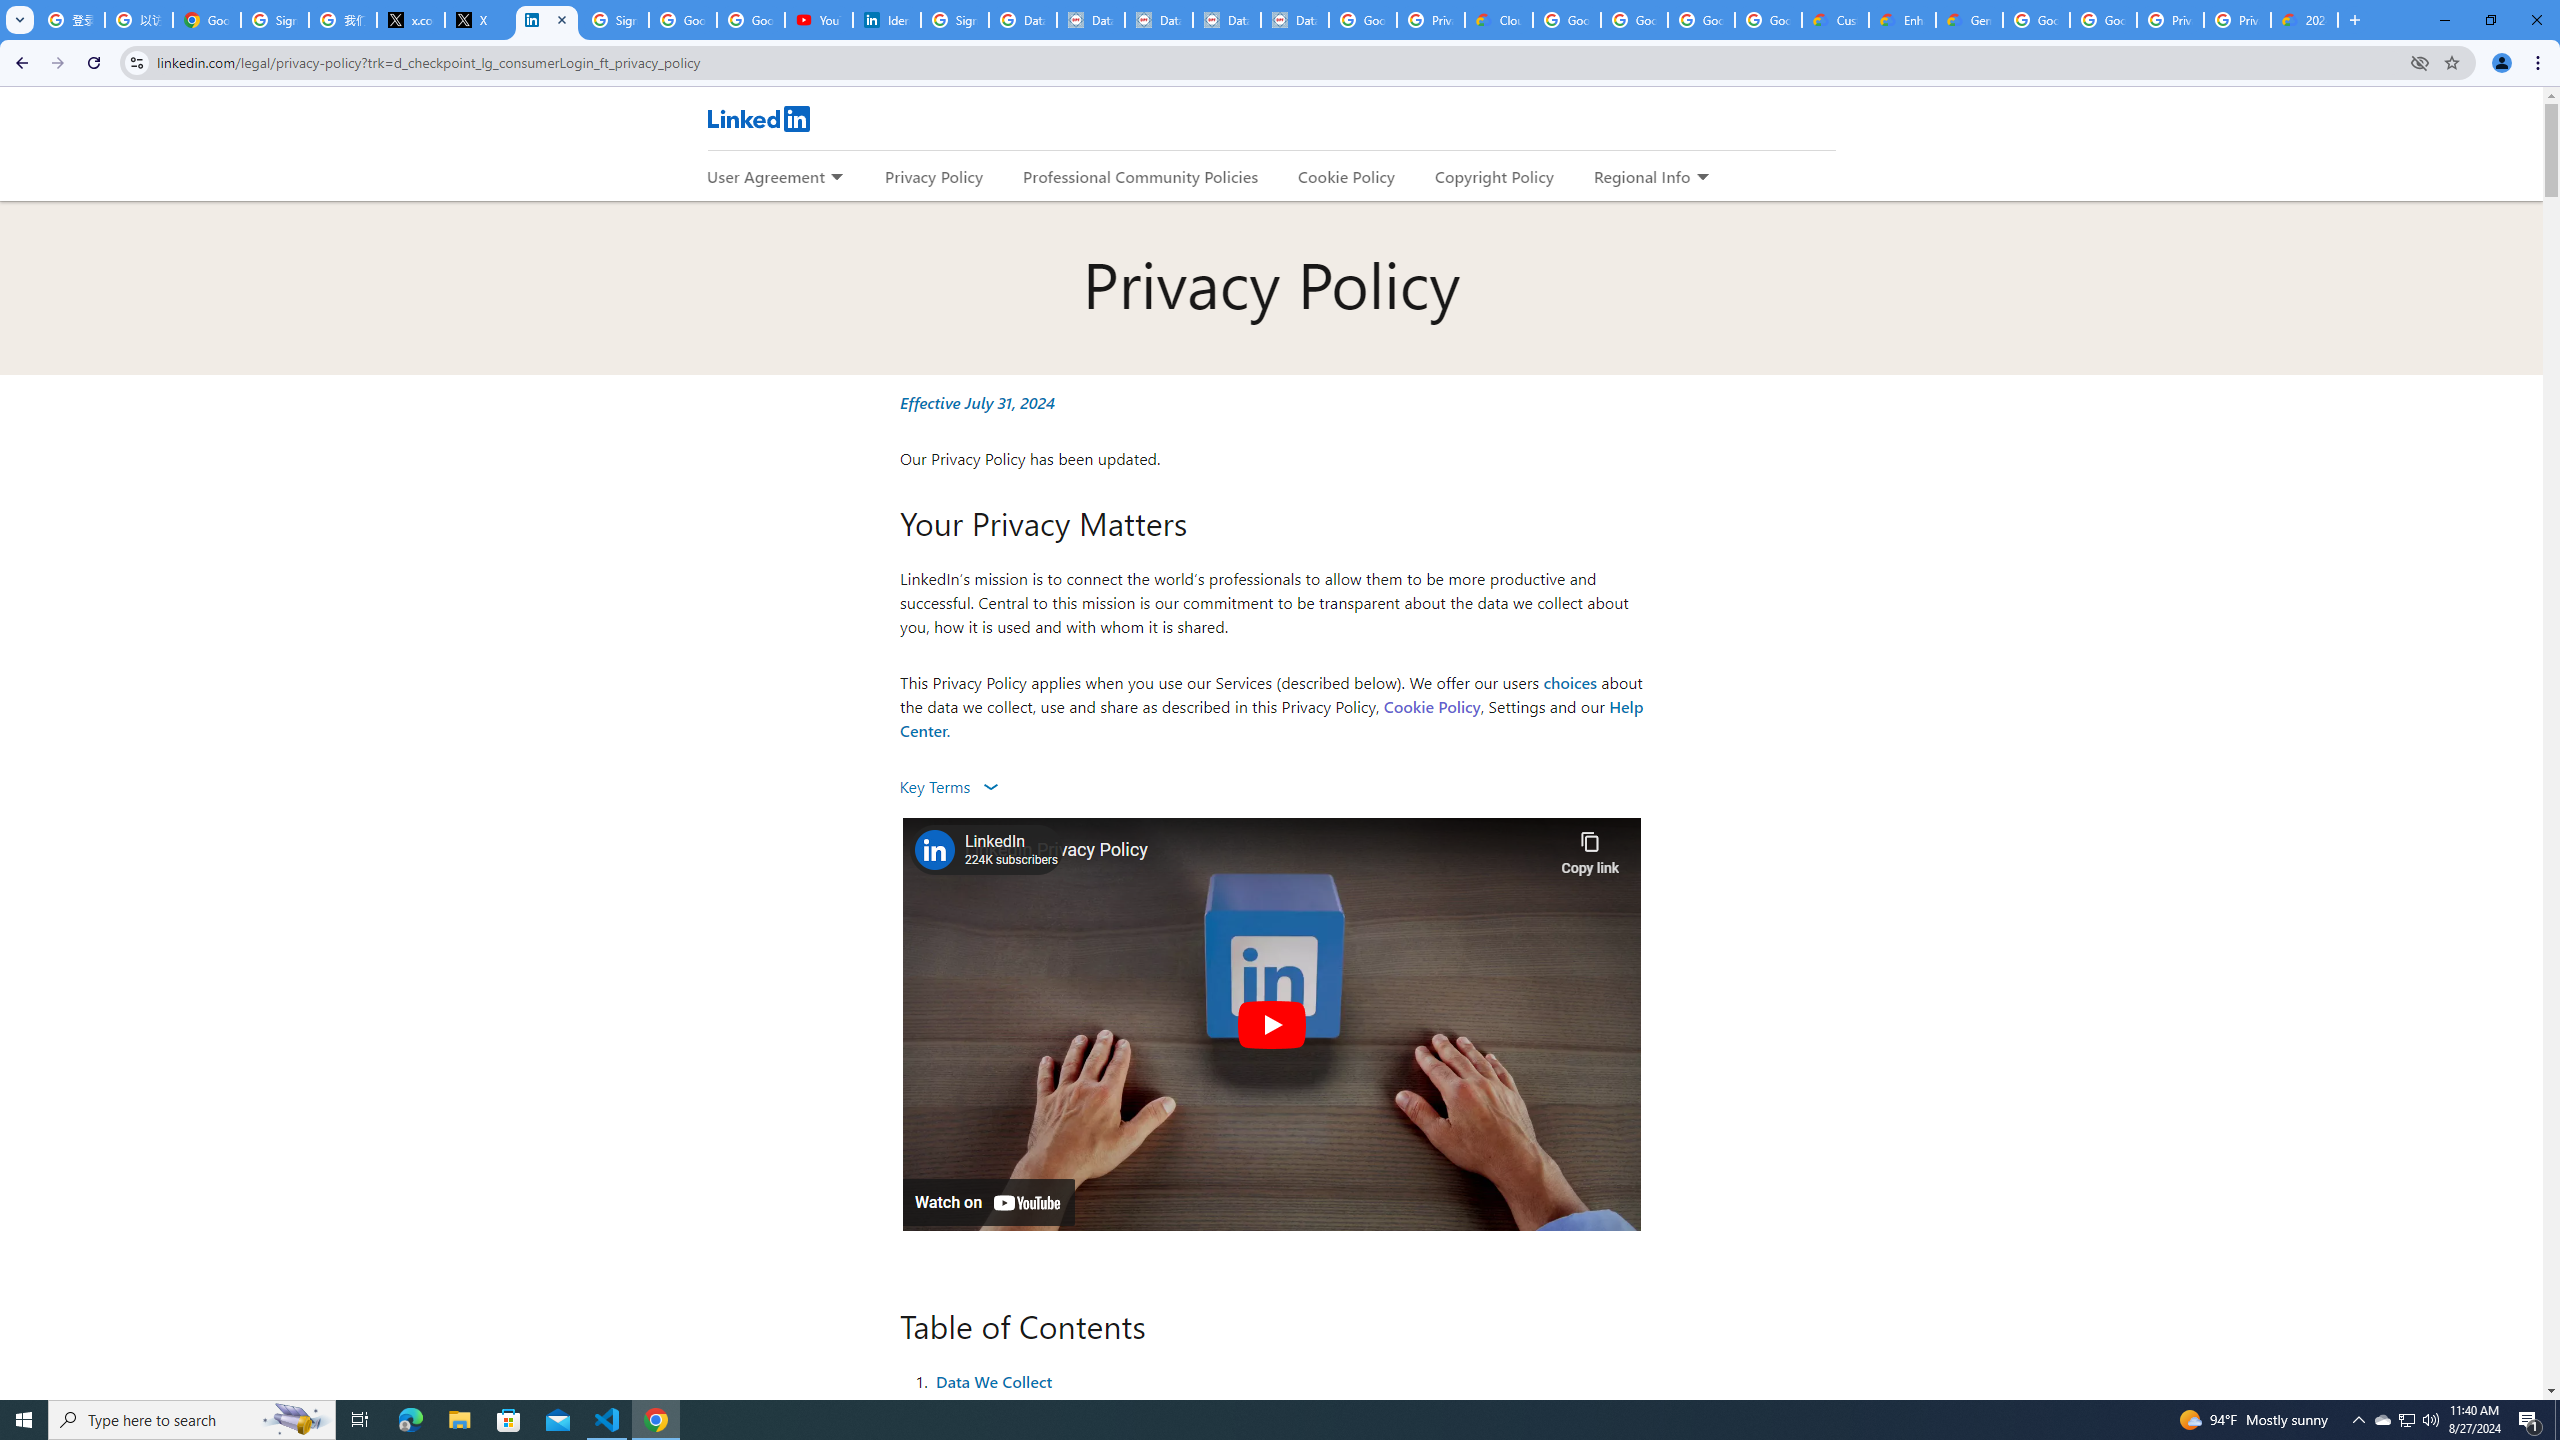  Describe the element at coordinates (1766, 19) in the screenshot. I see `'Google Workspace - Specific Terms'` at that location.